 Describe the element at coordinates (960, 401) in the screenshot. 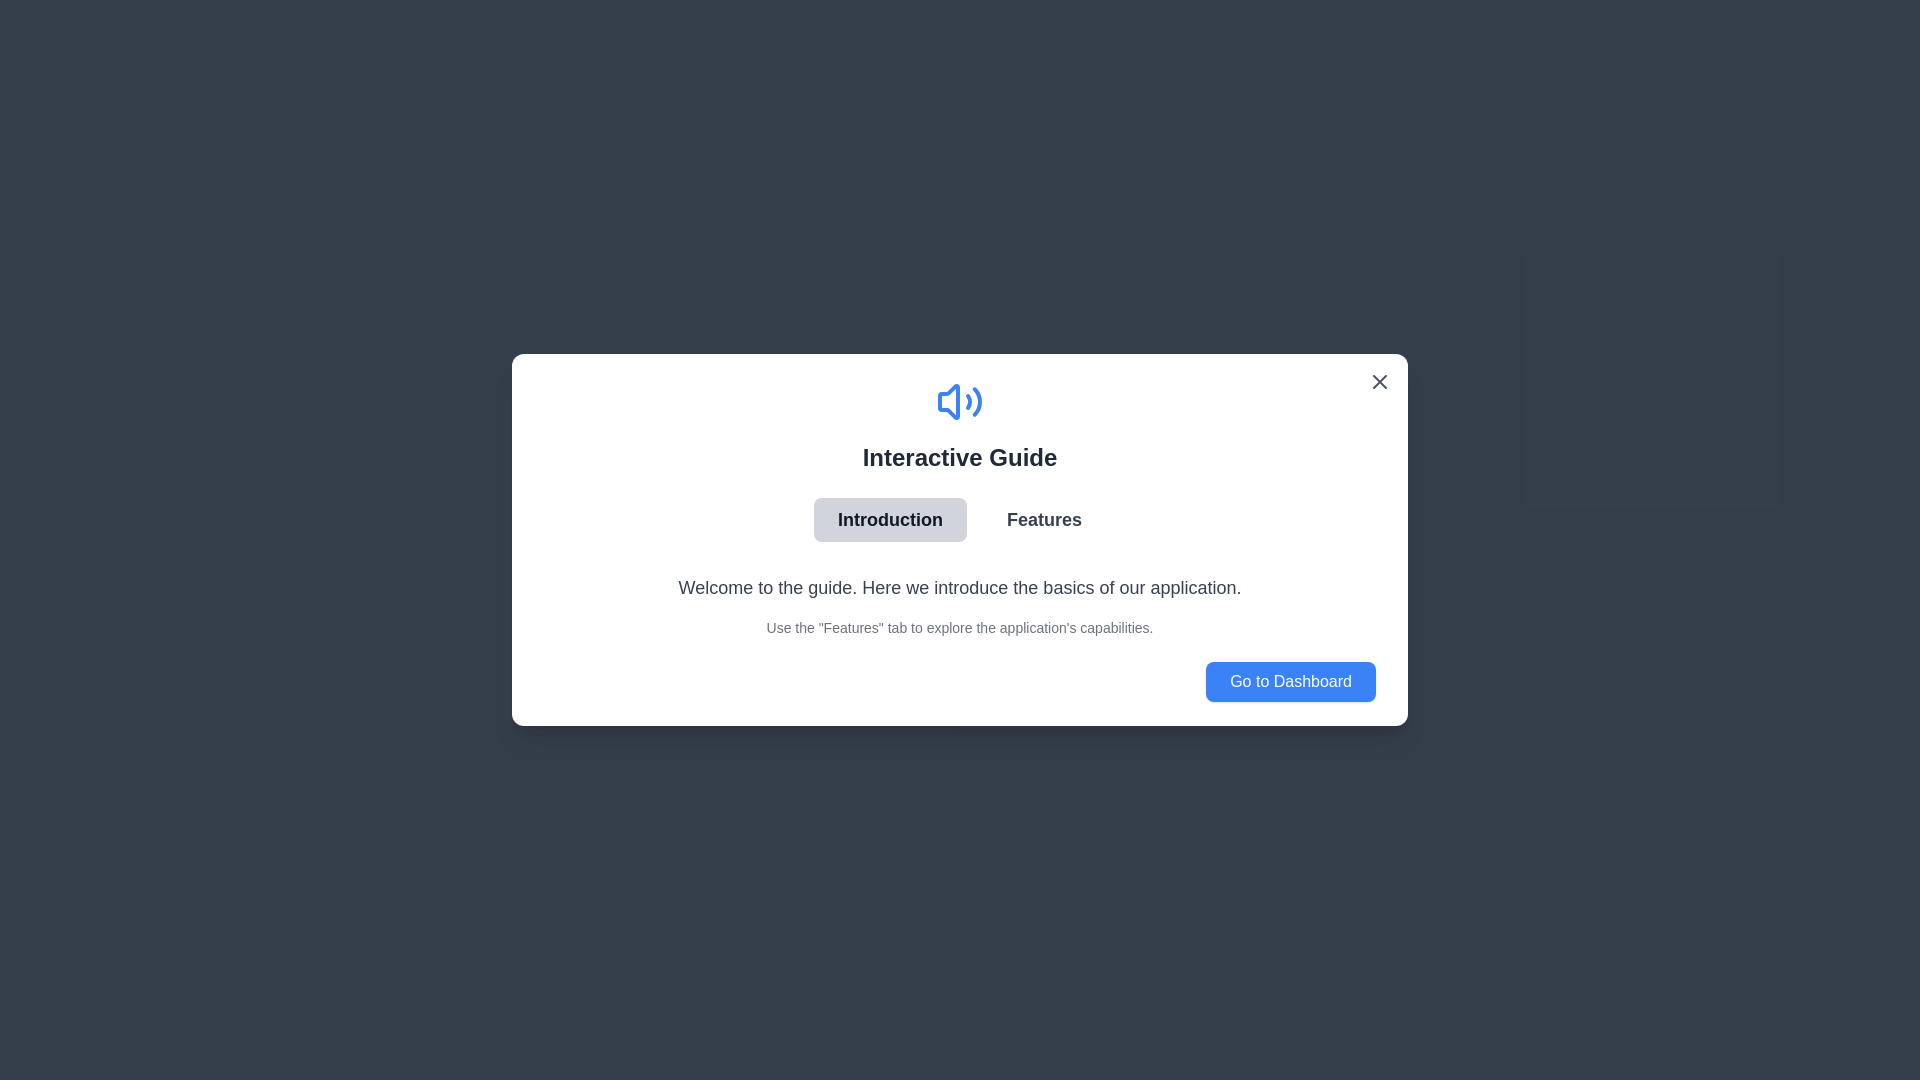

I see `the iconographic representation (SVG) that visually represents audio or sound settings, located at the center of the dialog box above the heading 'Interactive Guide'` at that location.